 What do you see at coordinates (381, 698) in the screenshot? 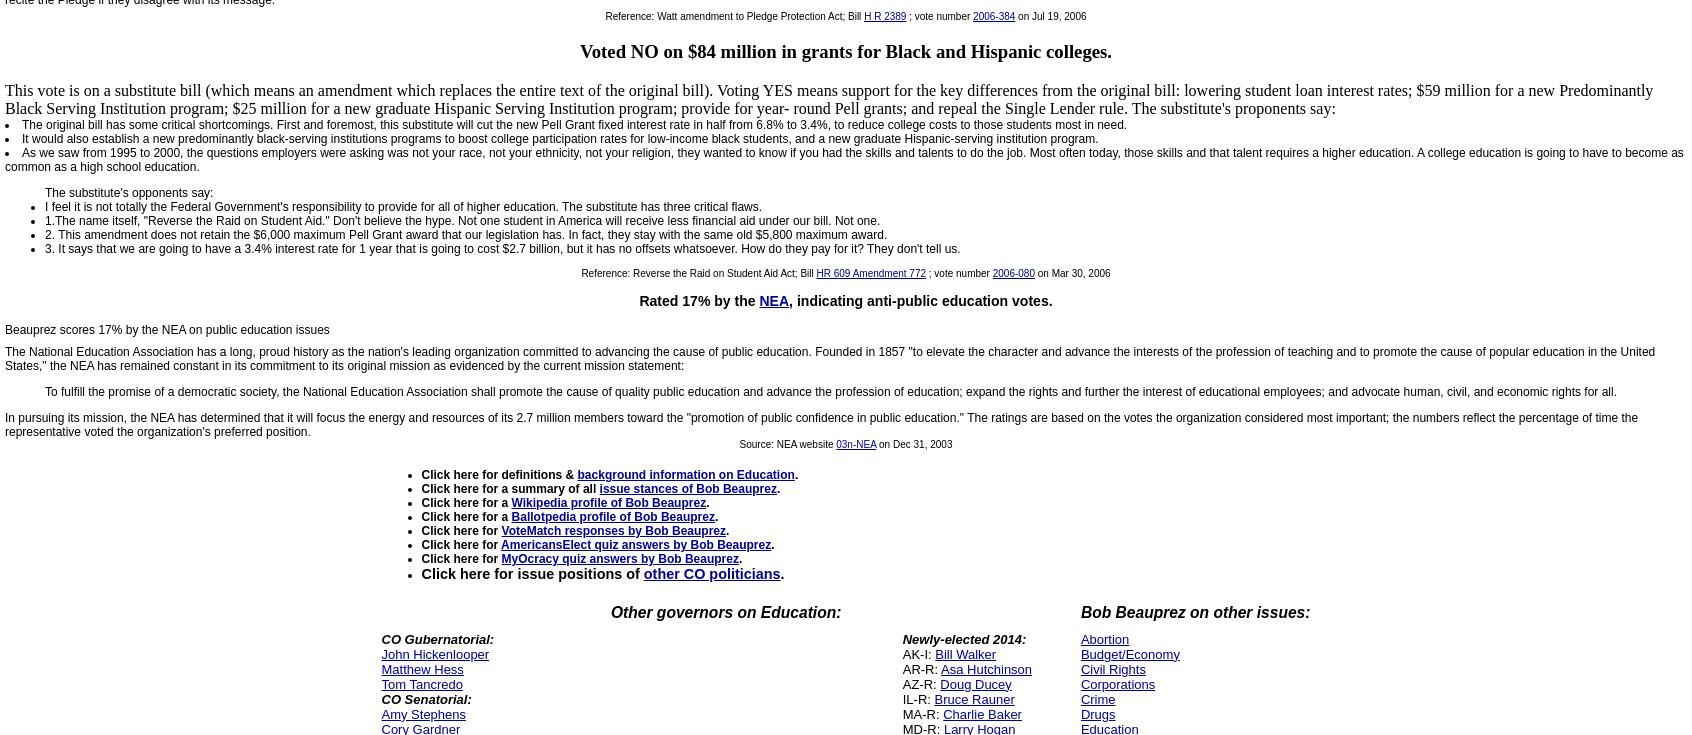
I see `'CO Senatorial:'` at bounding box center [381, 698].